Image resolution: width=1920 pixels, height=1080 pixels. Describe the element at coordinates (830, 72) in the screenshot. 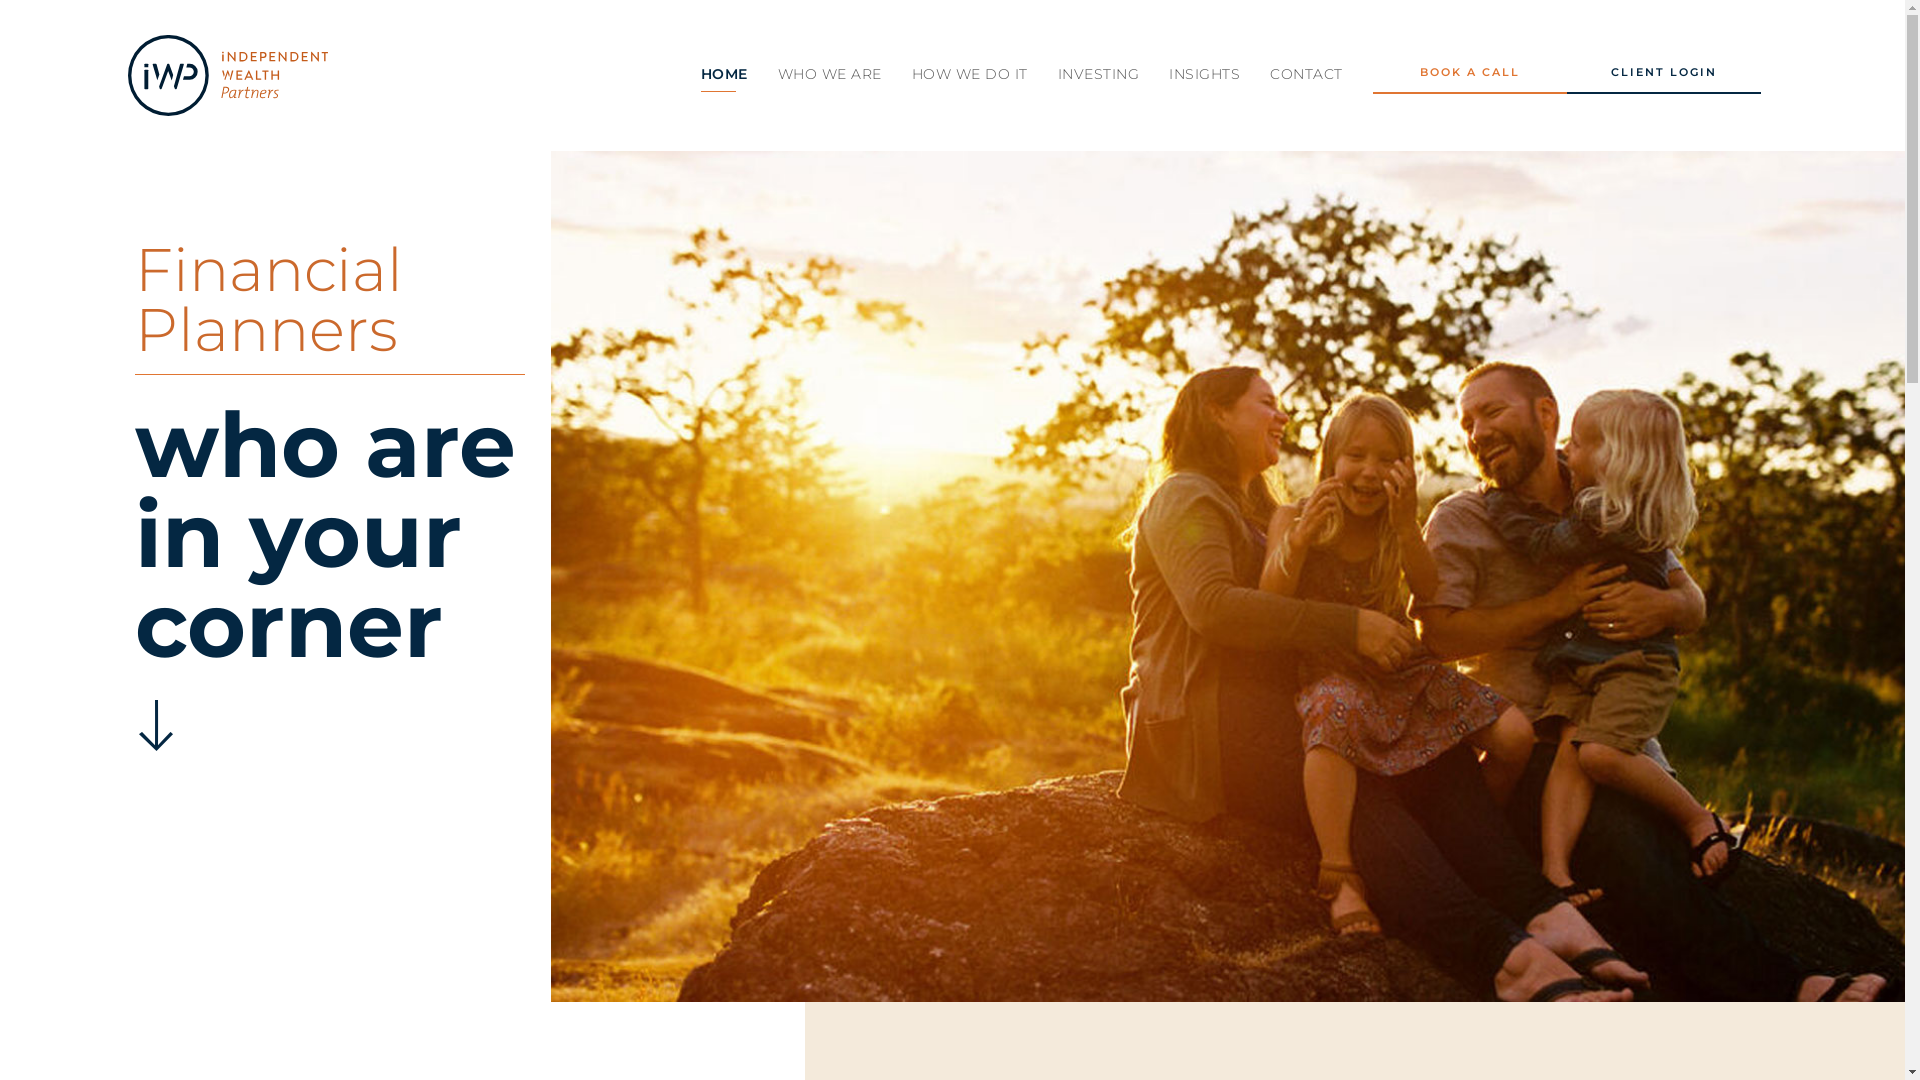

I see `'WHO WE ARE'` at that location.